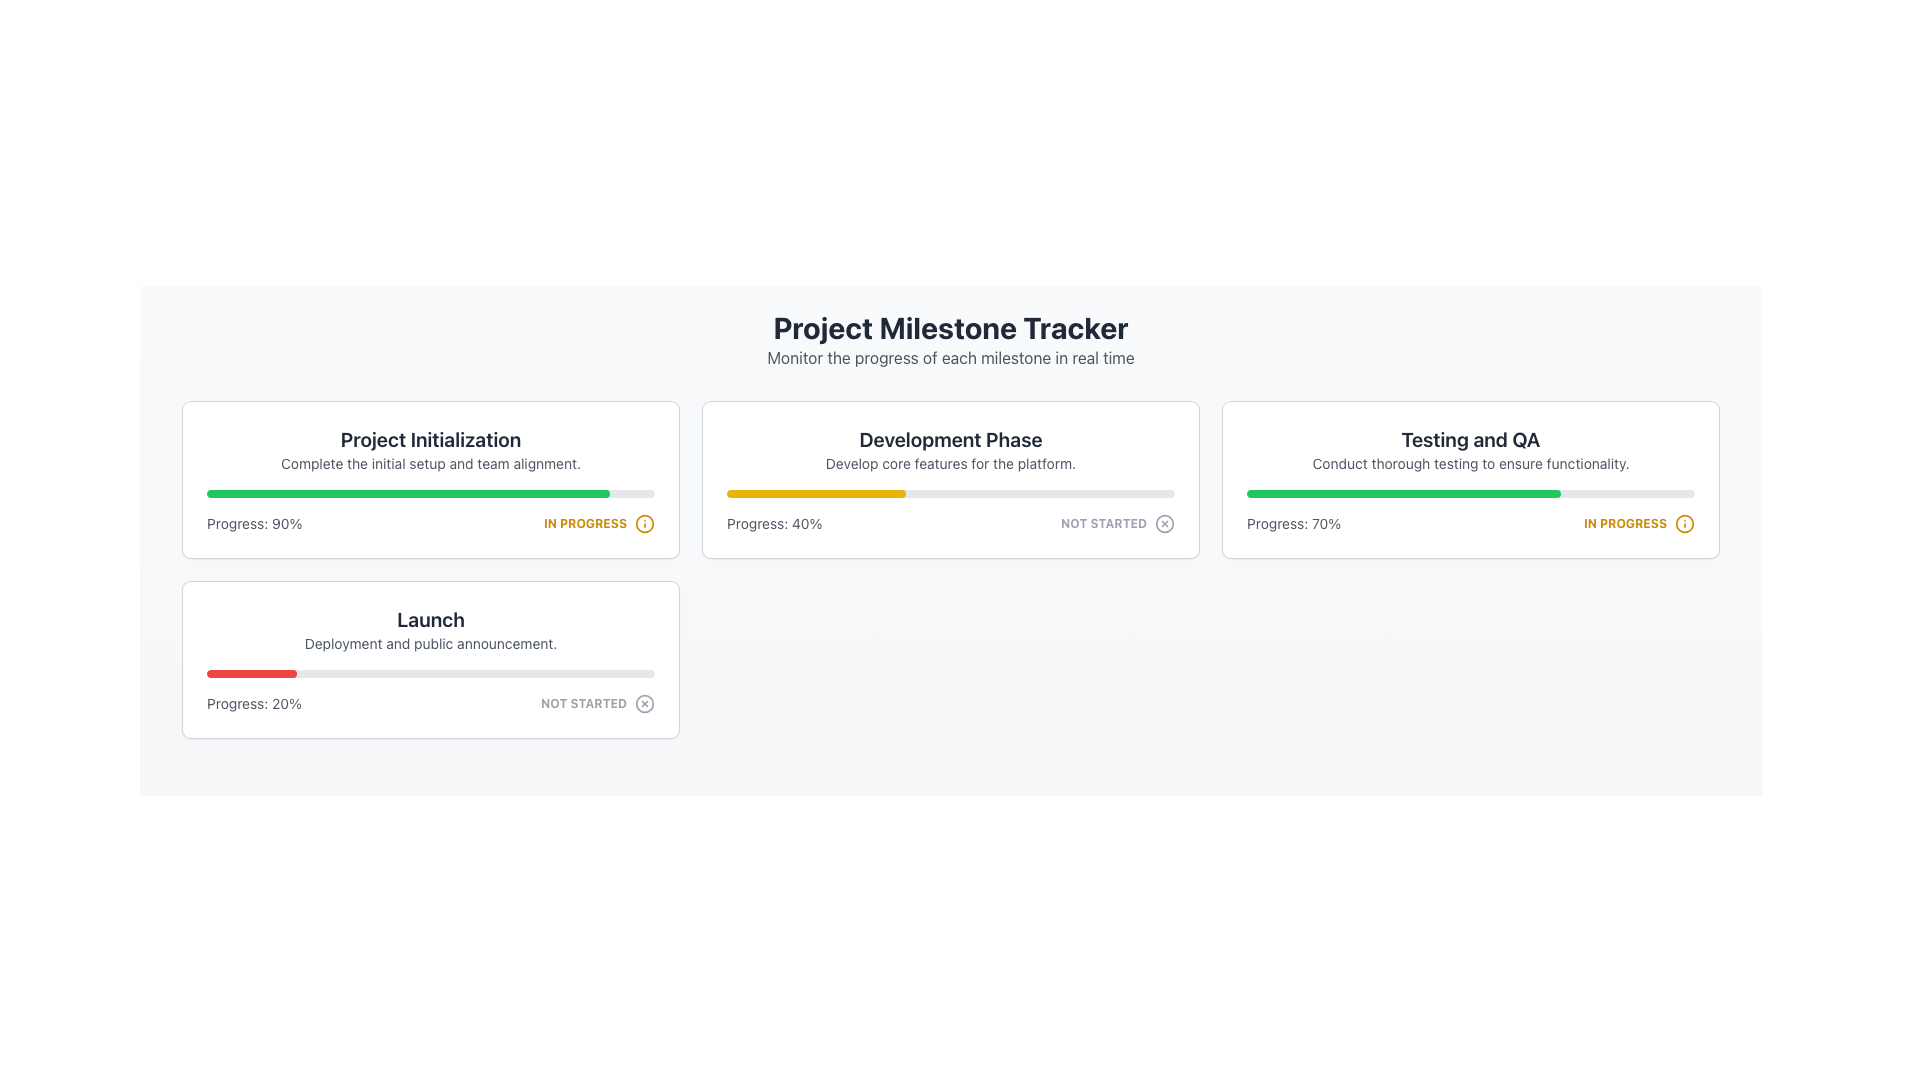 The image size is (1920, 1080). What do you see at coordinates (430, 644) in the screenshot?
I see `informative text label located below the 'Launch' header in the 'Launch' milestone section` at bounding box center [430, 644].